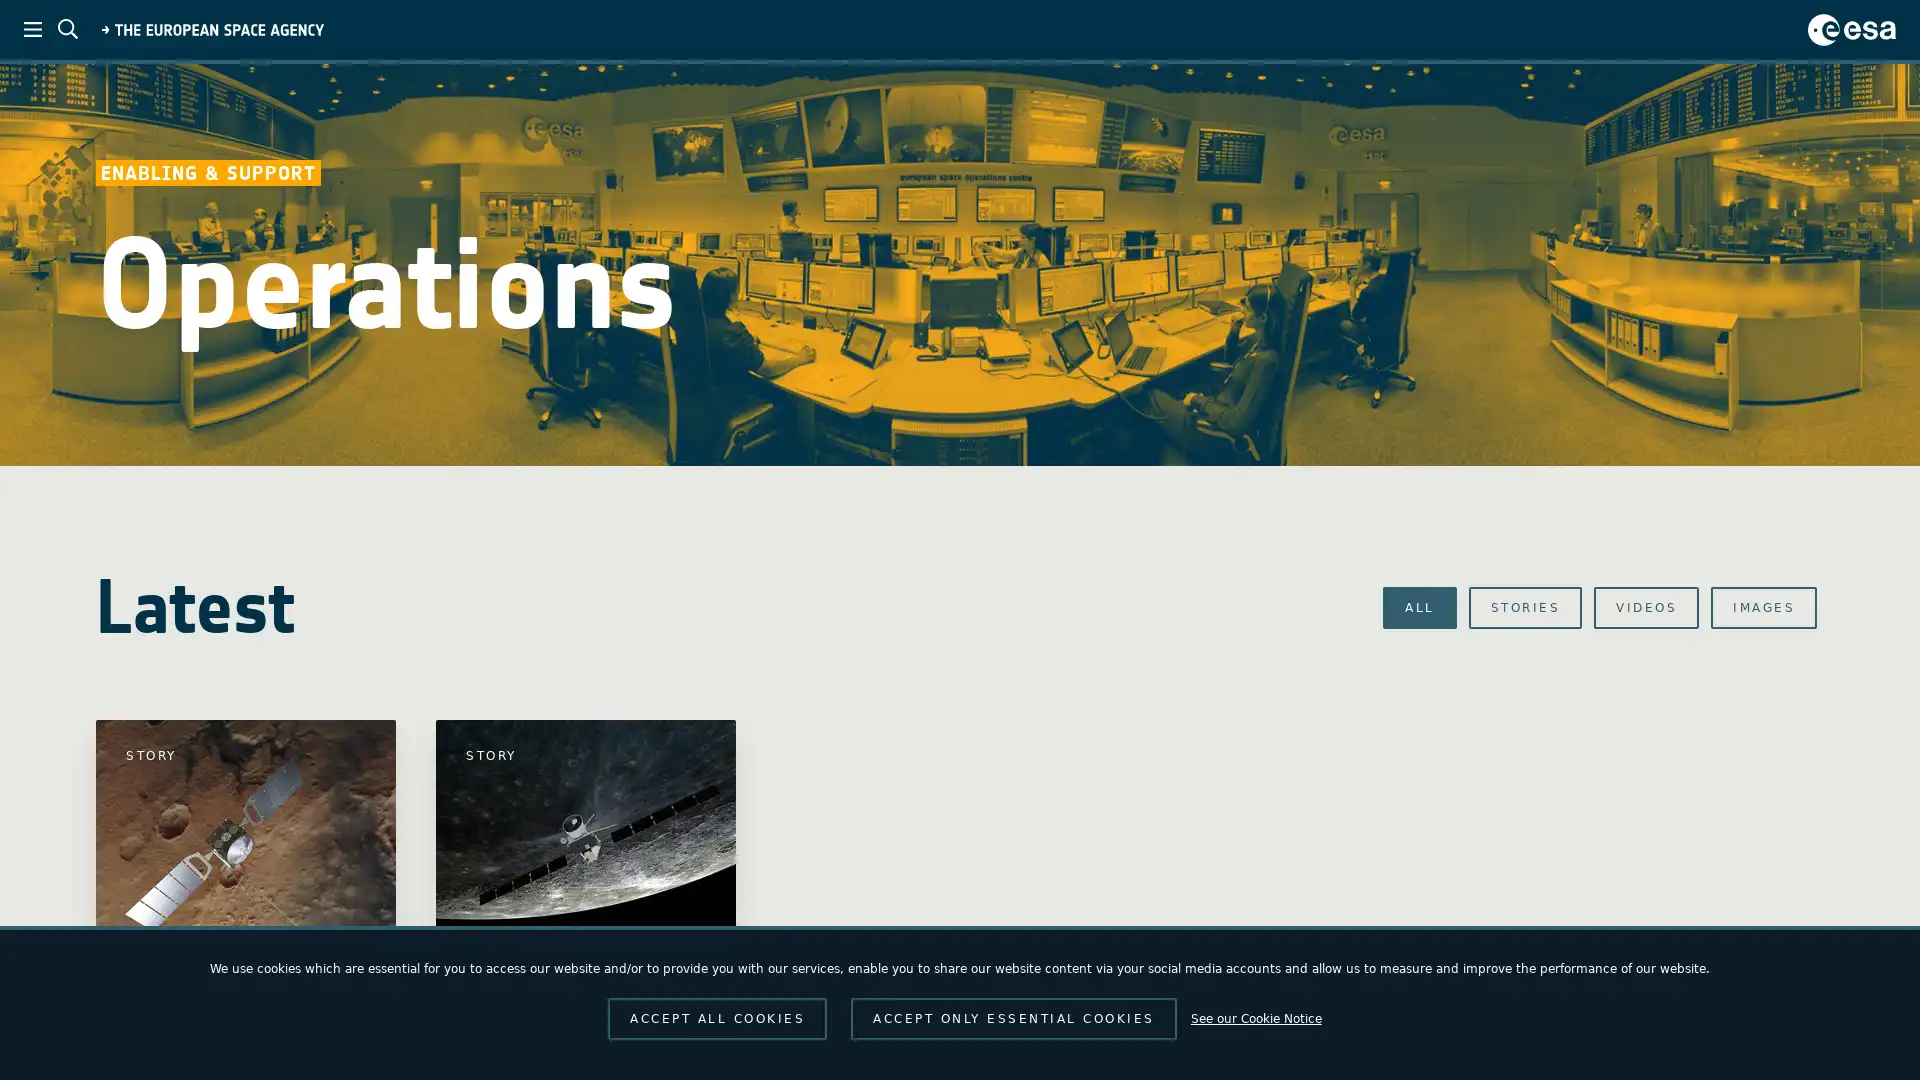  What do you see at coordinates (1646, 605) in the screenshot?
I see `VIDEOS` at bounding box center [1646, 605].